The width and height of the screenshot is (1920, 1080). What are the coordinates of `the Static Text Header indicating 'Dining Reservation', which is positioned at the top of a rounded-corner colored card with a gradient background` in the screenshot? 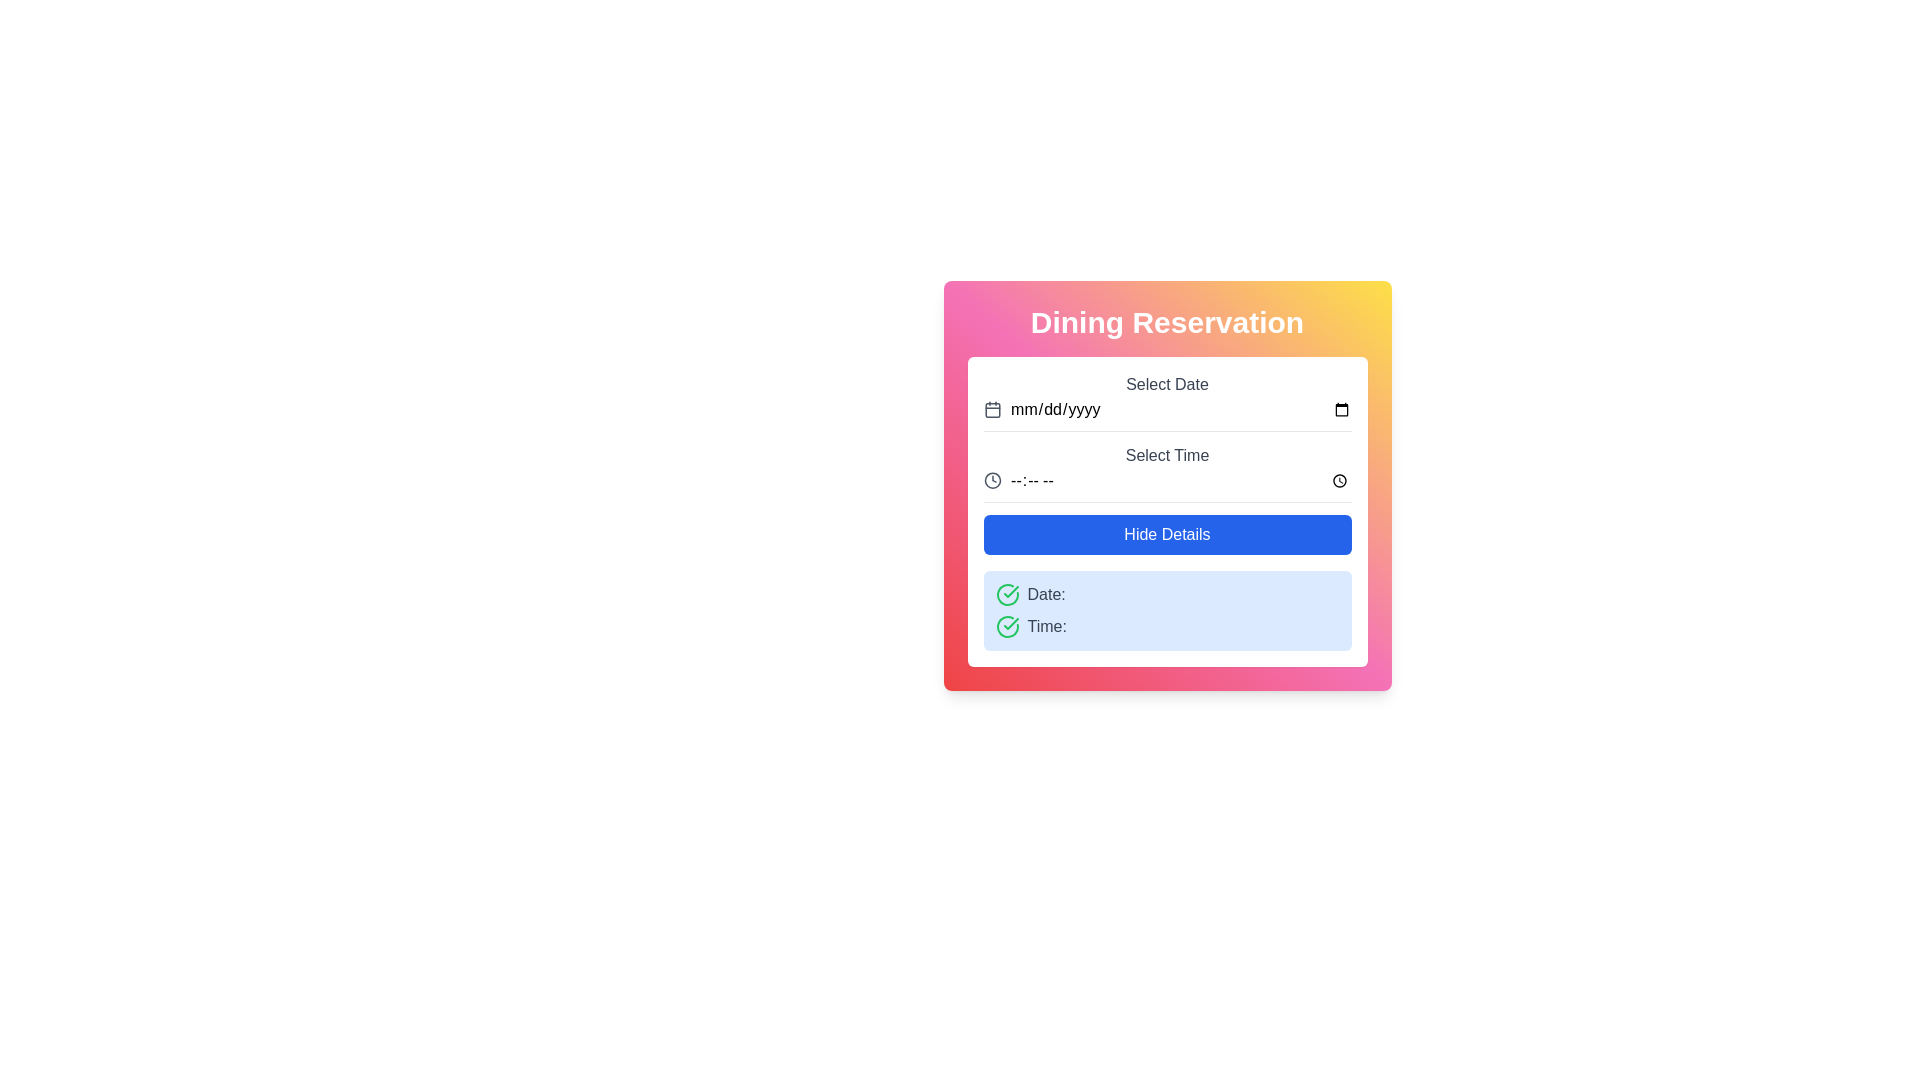 It's located at (1167, 322).